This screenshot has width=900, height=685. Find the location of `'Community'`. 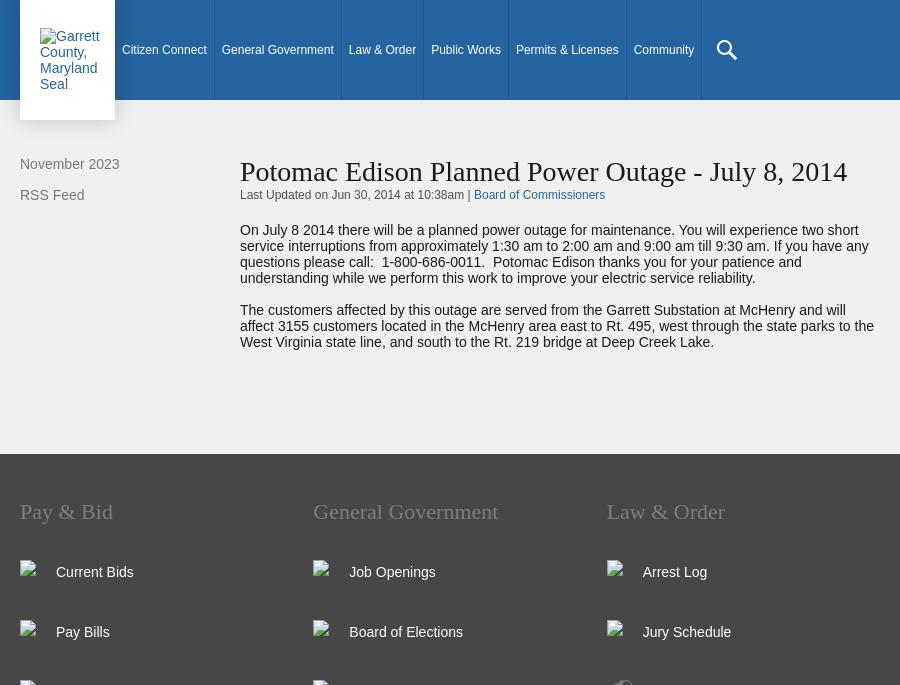

'Community' is located at coordinates (663, 50).